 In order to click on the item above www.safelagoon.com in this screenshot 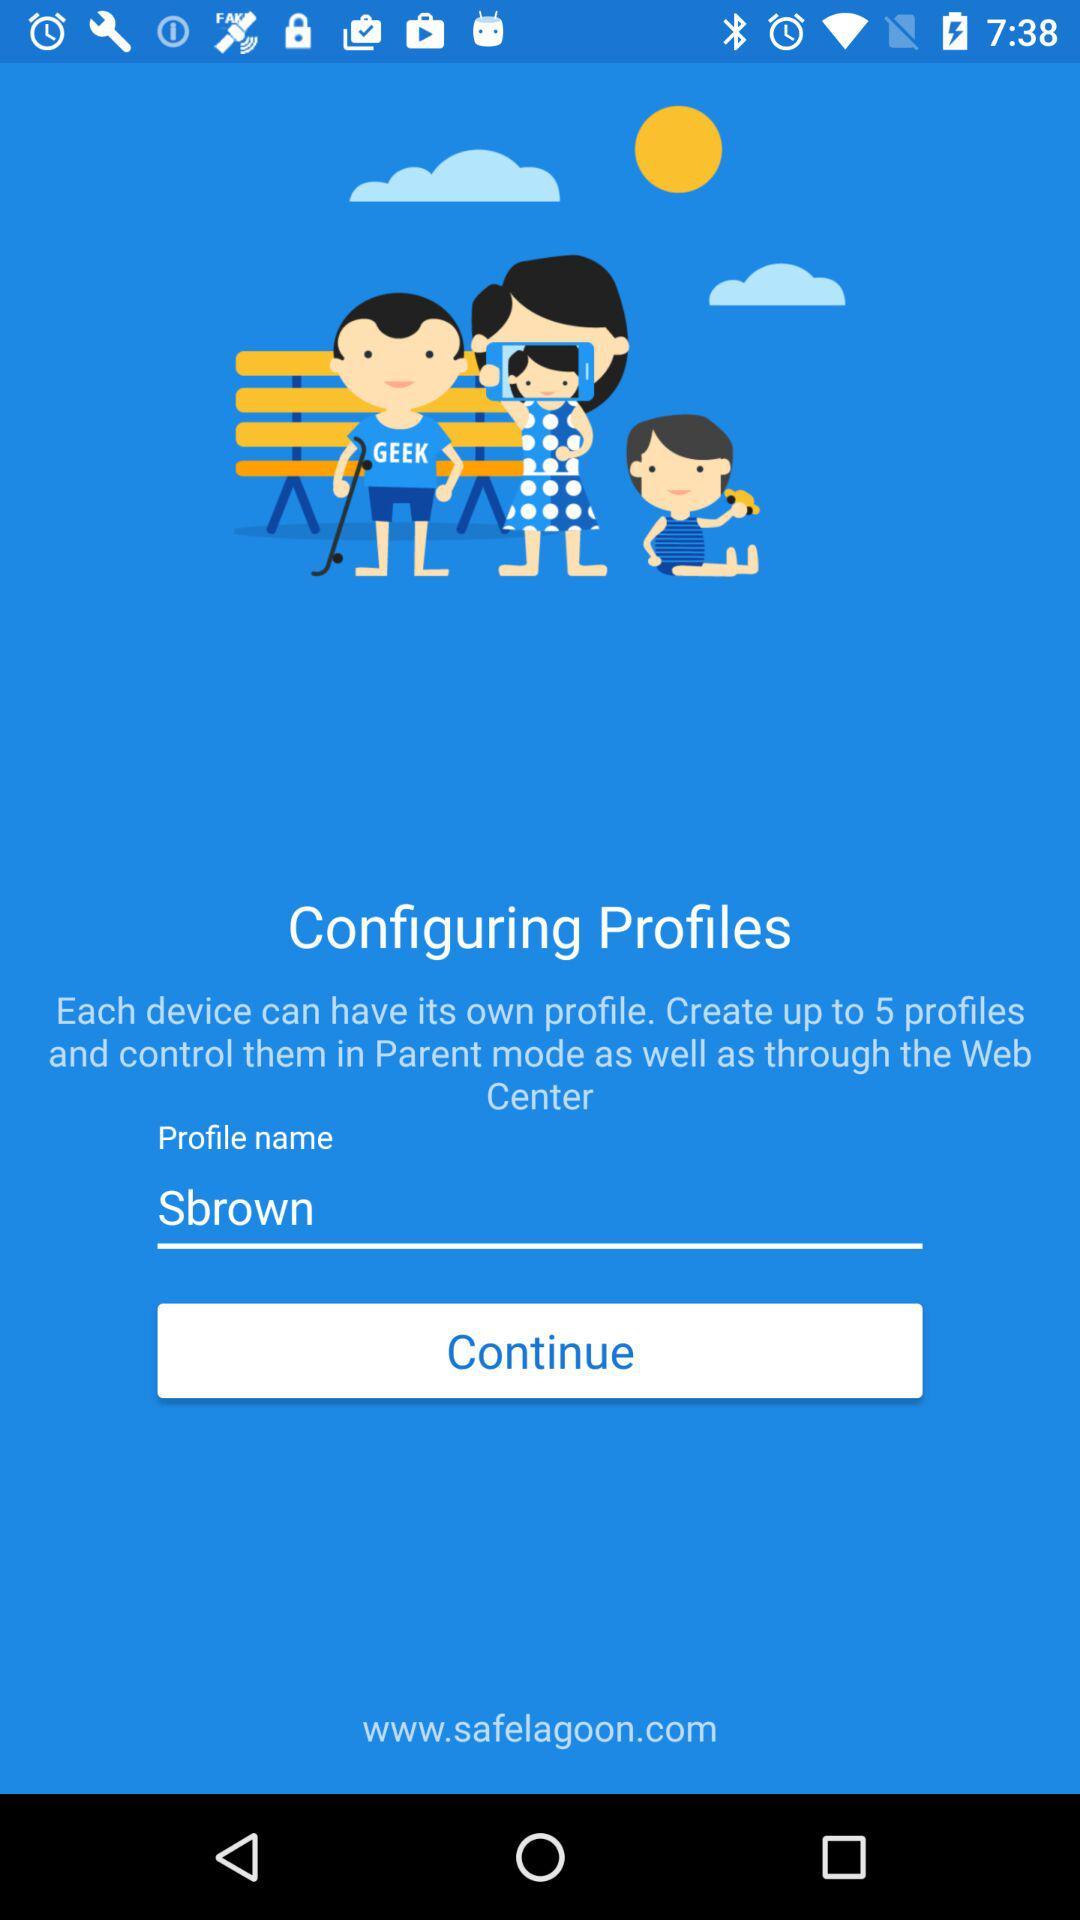, I will do `click(540, 1350)`.